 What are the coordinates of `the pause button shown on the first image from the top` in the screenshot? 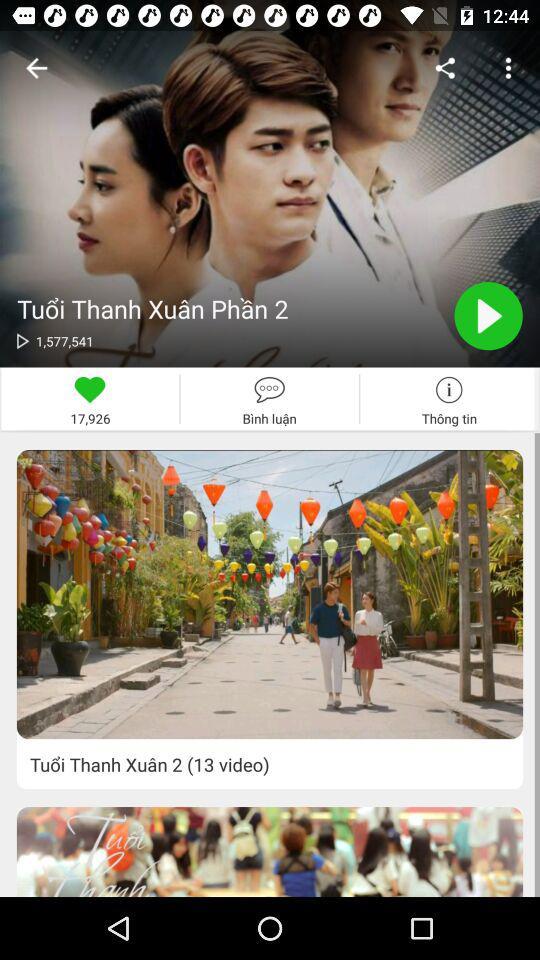 It's located at (488, 316).